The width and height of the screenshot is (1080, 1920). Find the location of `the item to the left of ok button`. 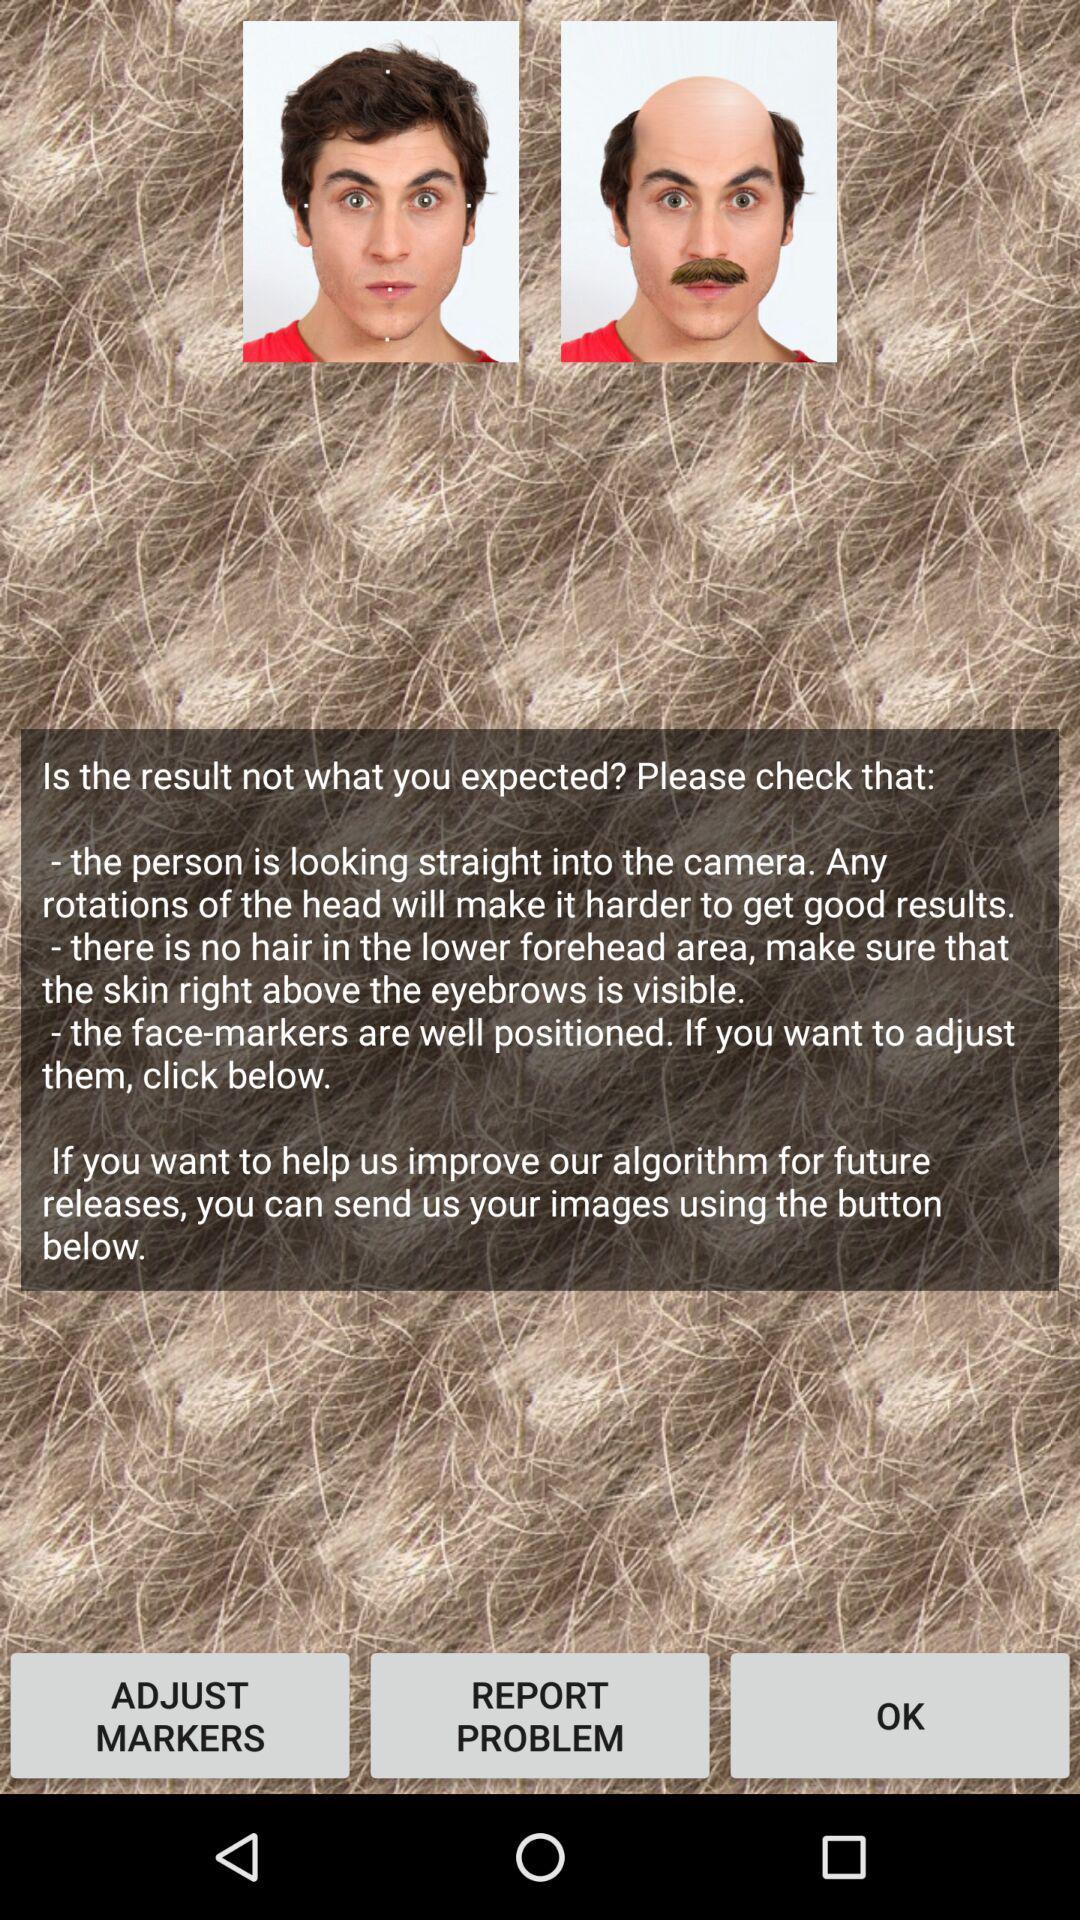

the item to the left of ok button is located at coordinates (540, 1714).